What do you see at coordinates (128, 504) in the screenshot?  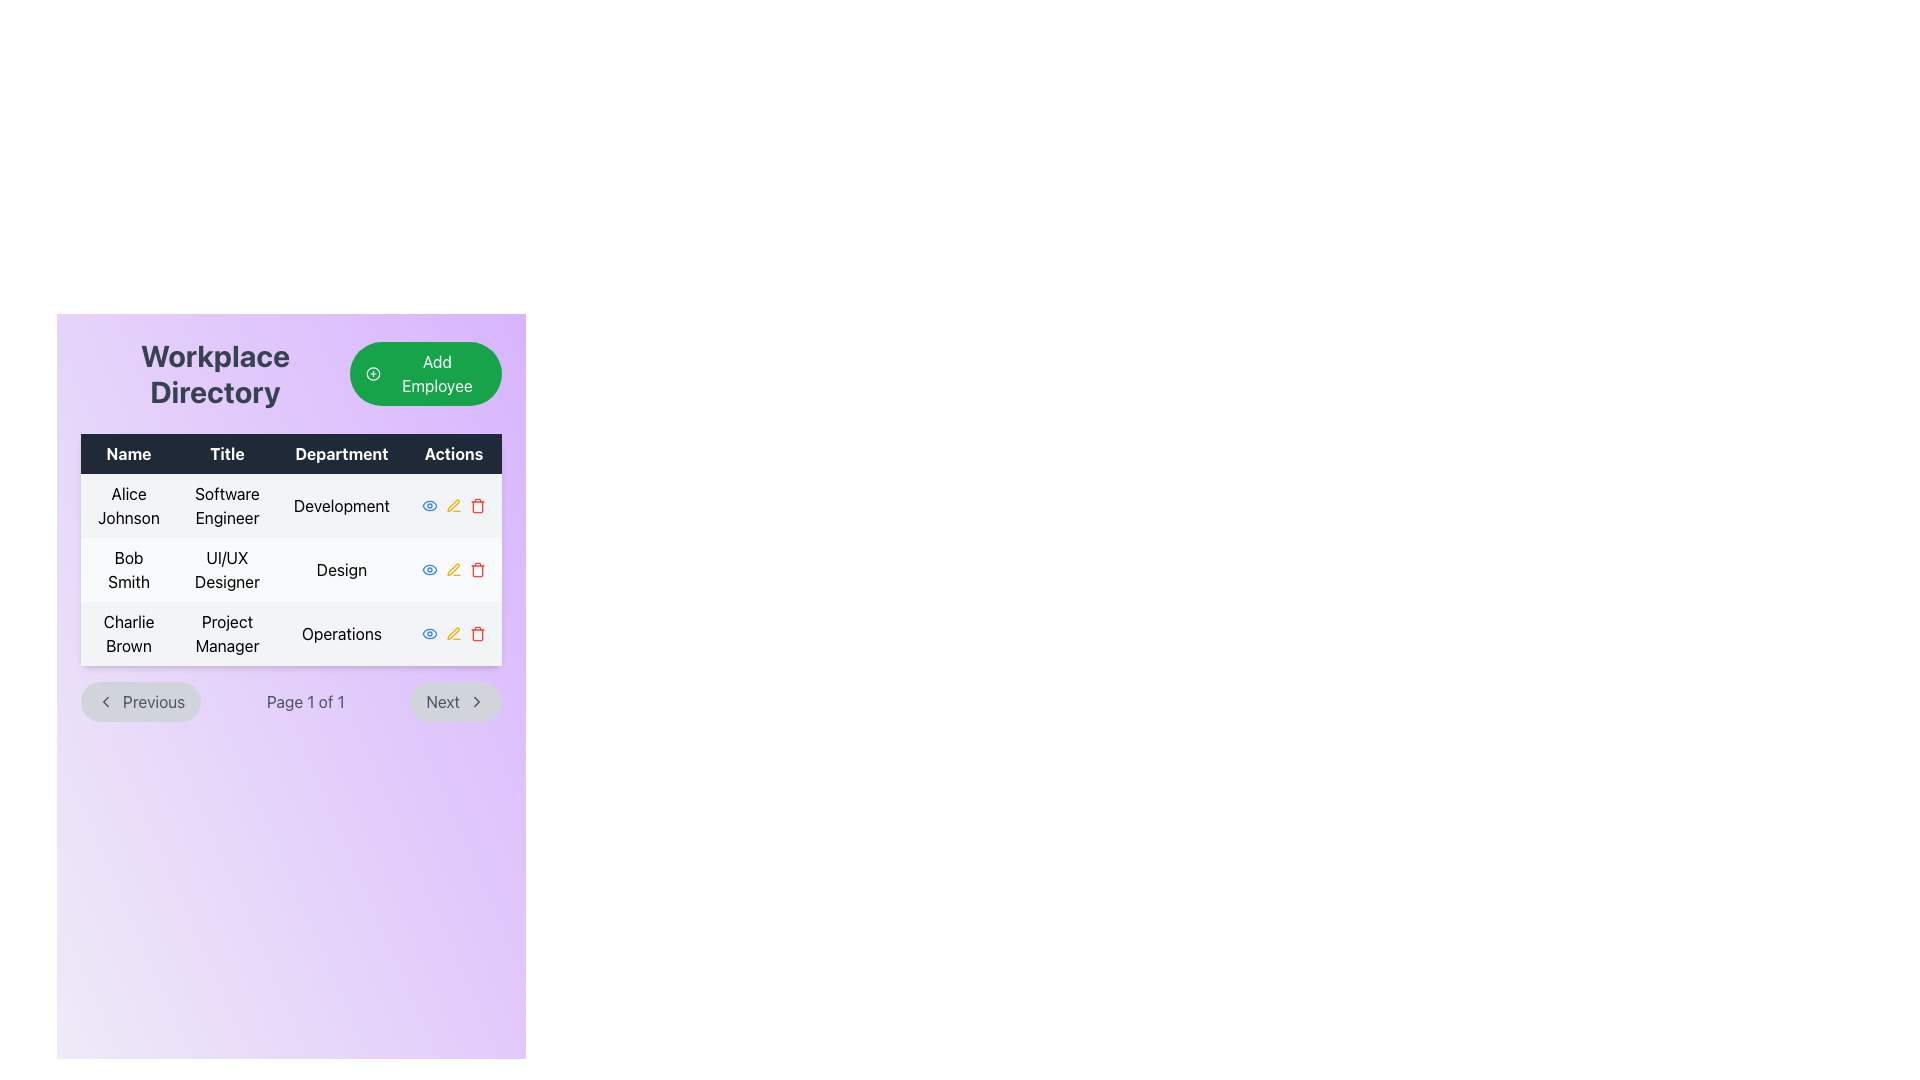 I see `the text label displaying the name 'Alice Johnson' located in the first row of the data table under the 'Name' column` at bounding box center [128, 504].